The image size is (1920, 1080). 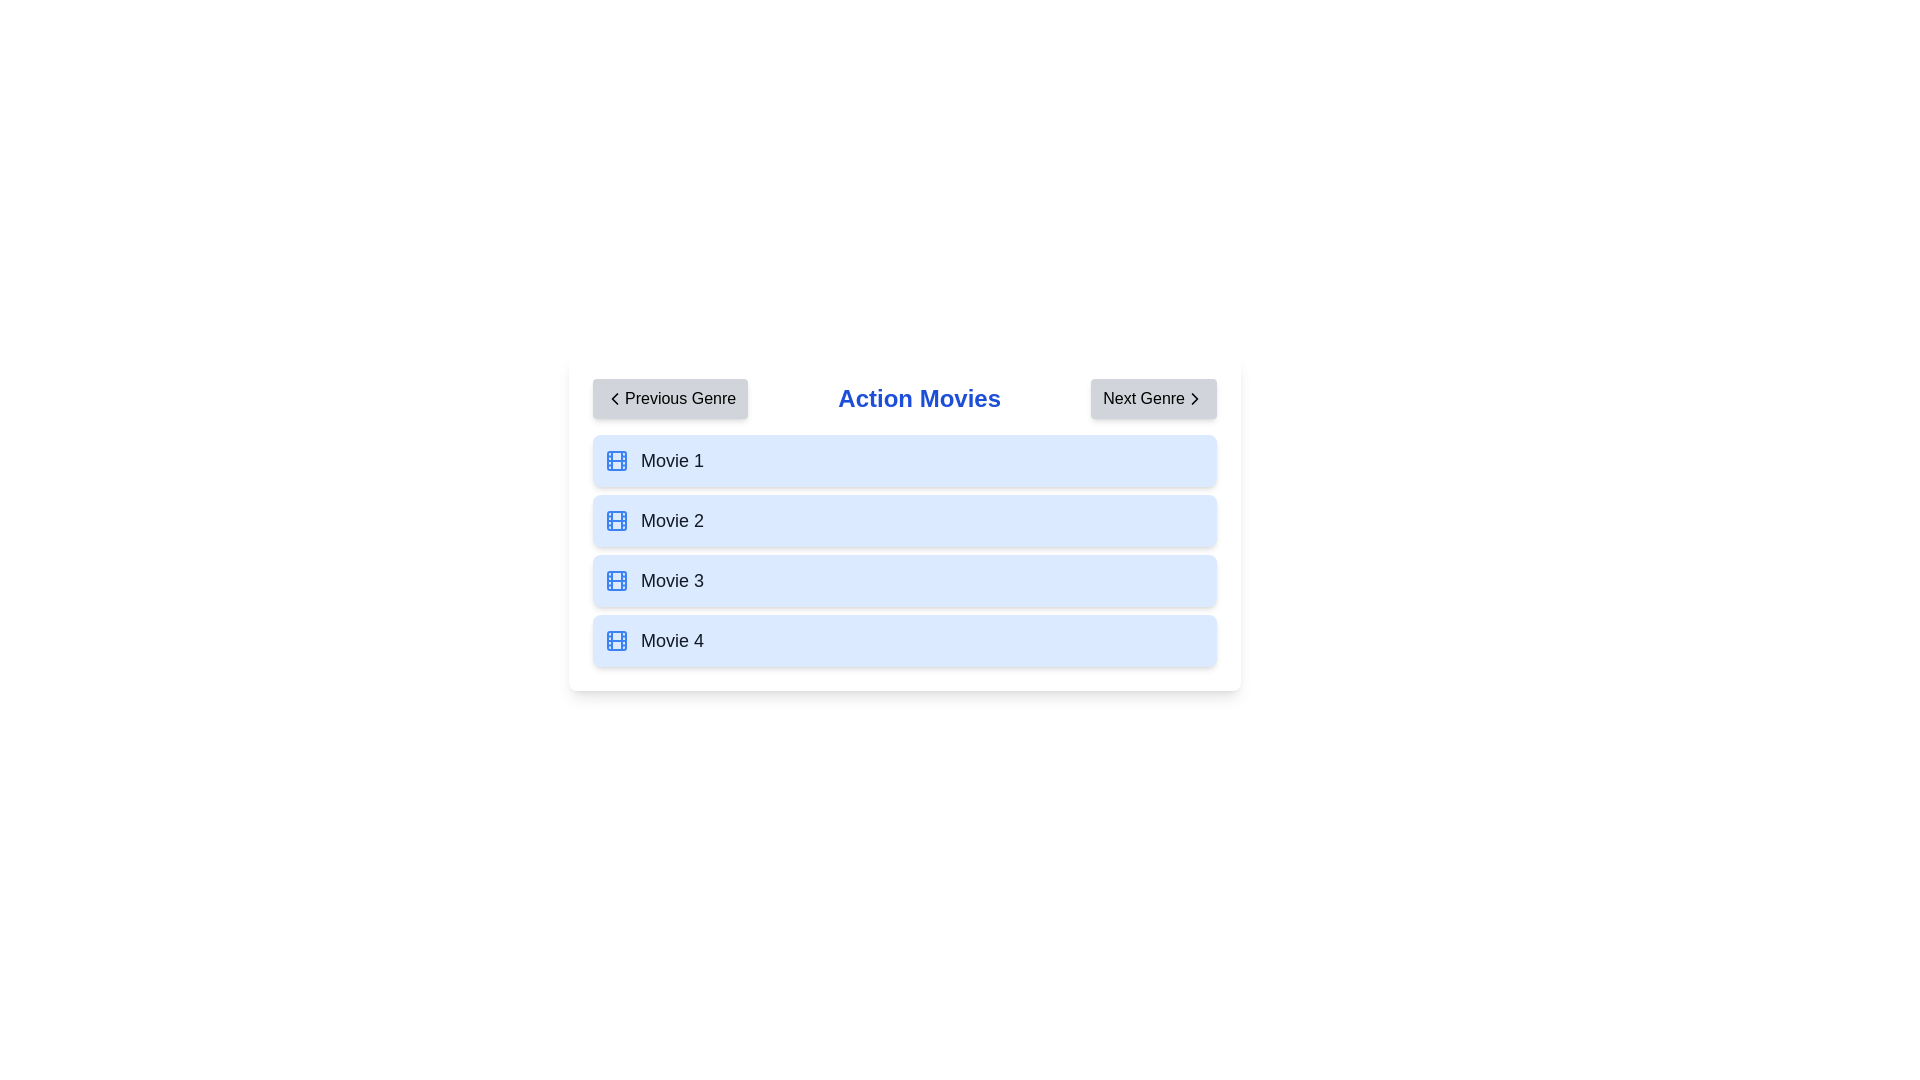 What do you see at coordinates (613, 398) in the screenshot?
I see `the left arrow icon within the 'Previous Genre' button, which is styled with thin black strokes and is part of the navigation layout` at bounding box center [613, 398].